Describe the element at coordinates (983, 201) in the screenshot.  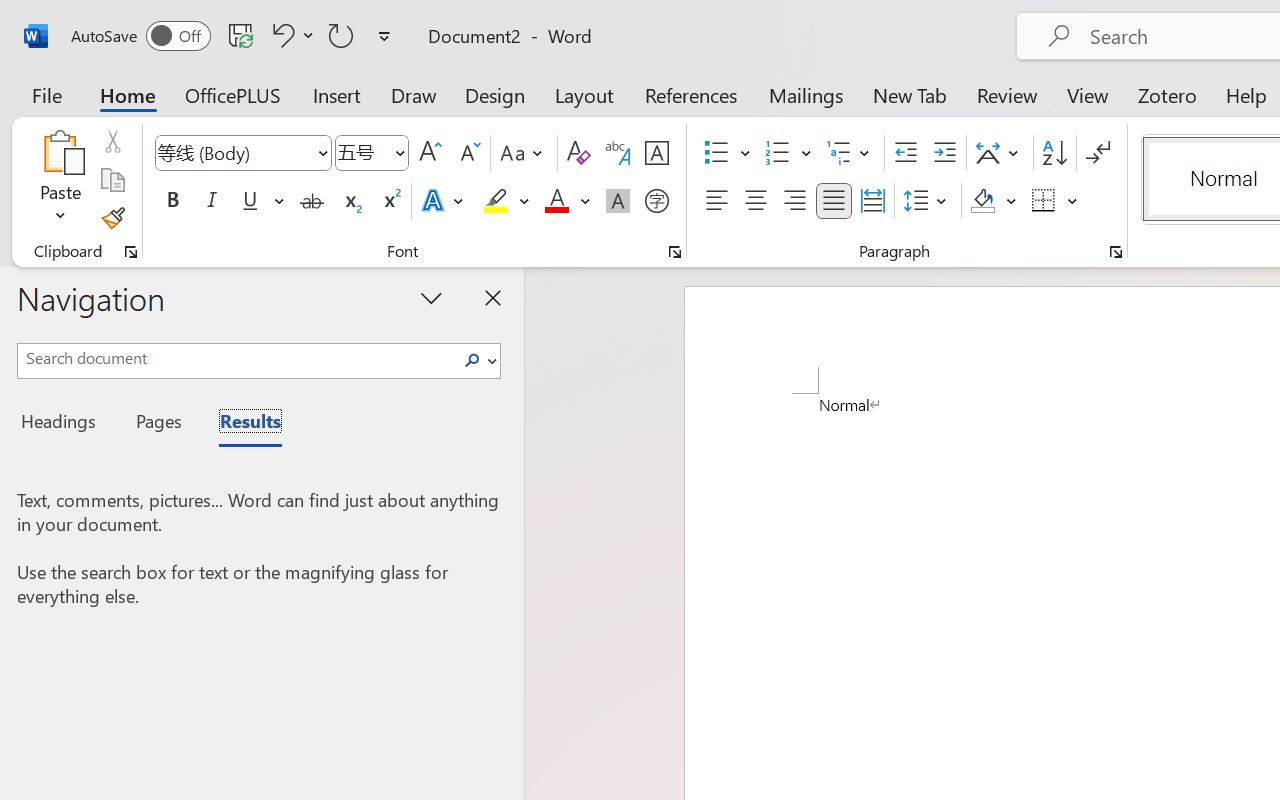
I see `'Shading RGB(0, 0, 0)'` at that location.